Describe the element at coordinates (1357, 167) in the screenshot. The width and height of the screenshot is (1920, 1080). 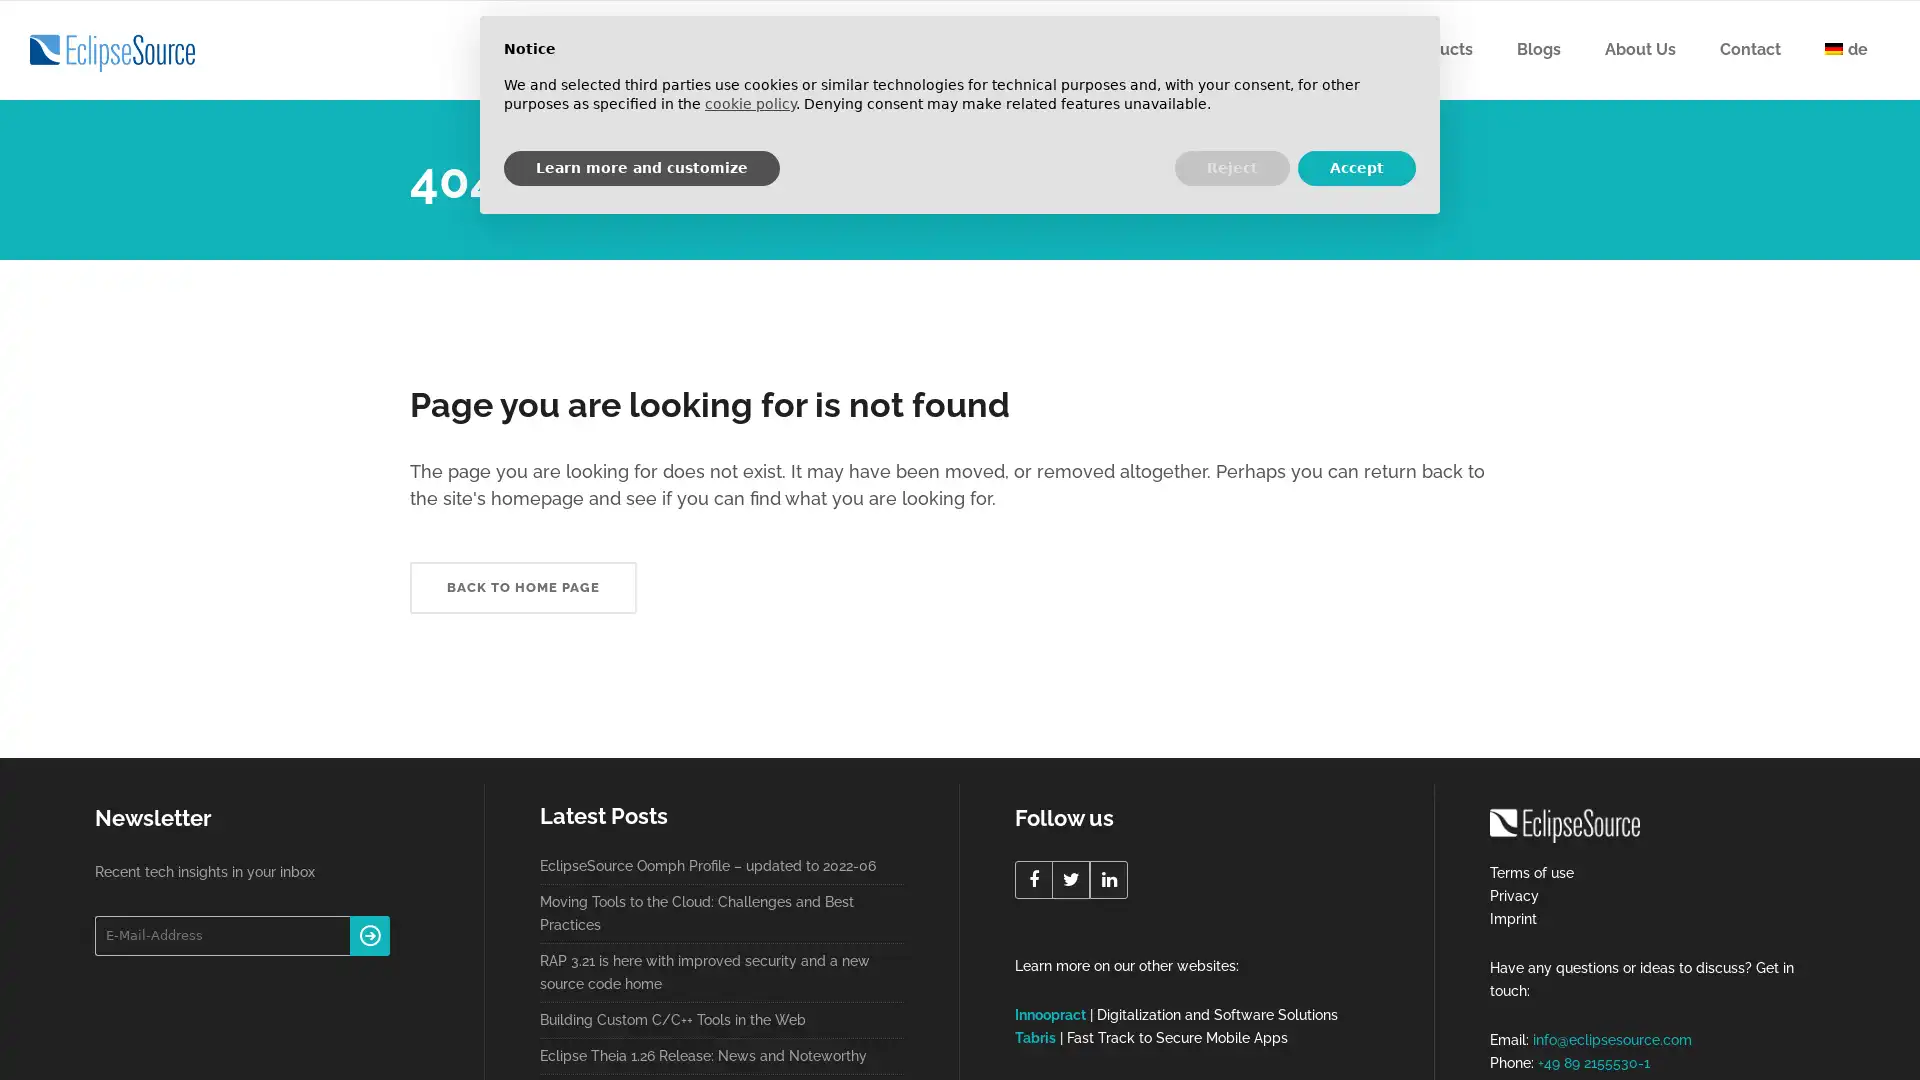
I see `Accept` at that location.